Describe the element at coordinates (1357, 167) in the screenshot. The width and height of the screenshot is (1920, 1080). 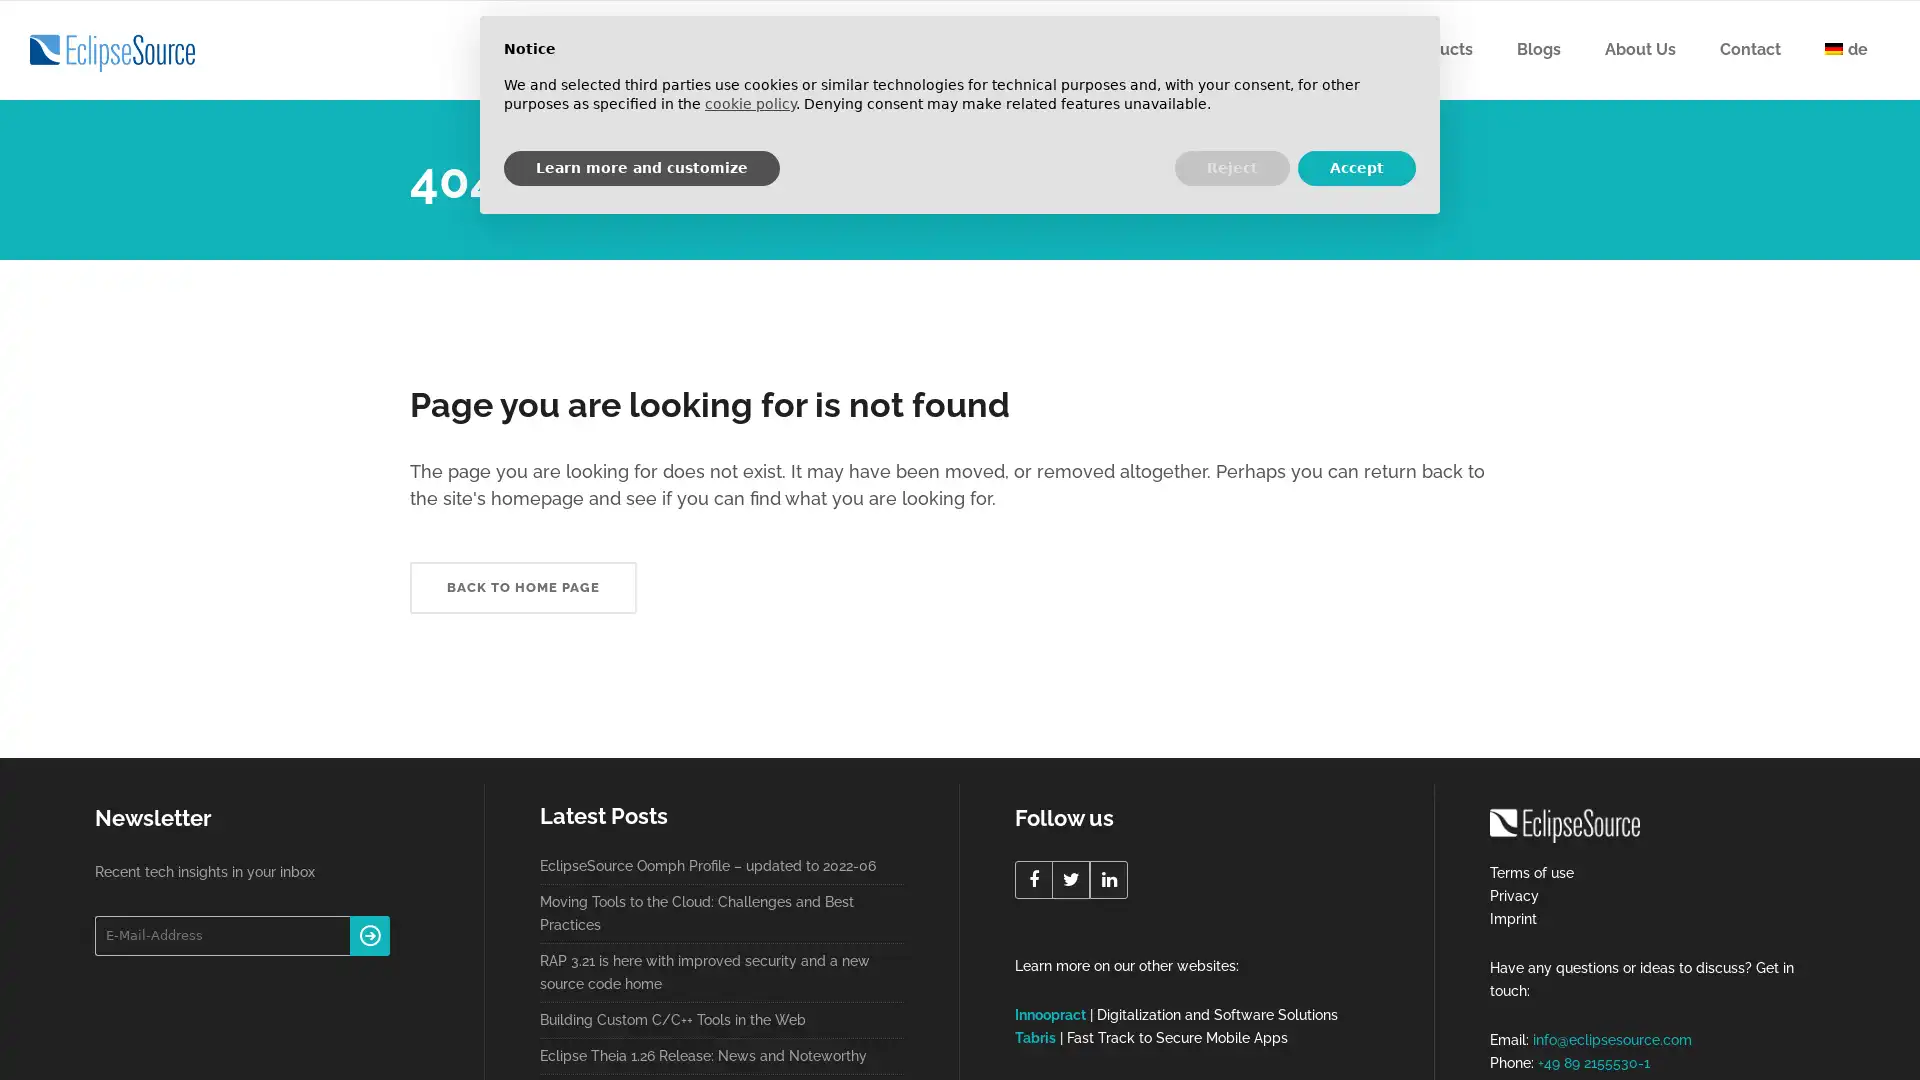
I see `Accept` at that location.